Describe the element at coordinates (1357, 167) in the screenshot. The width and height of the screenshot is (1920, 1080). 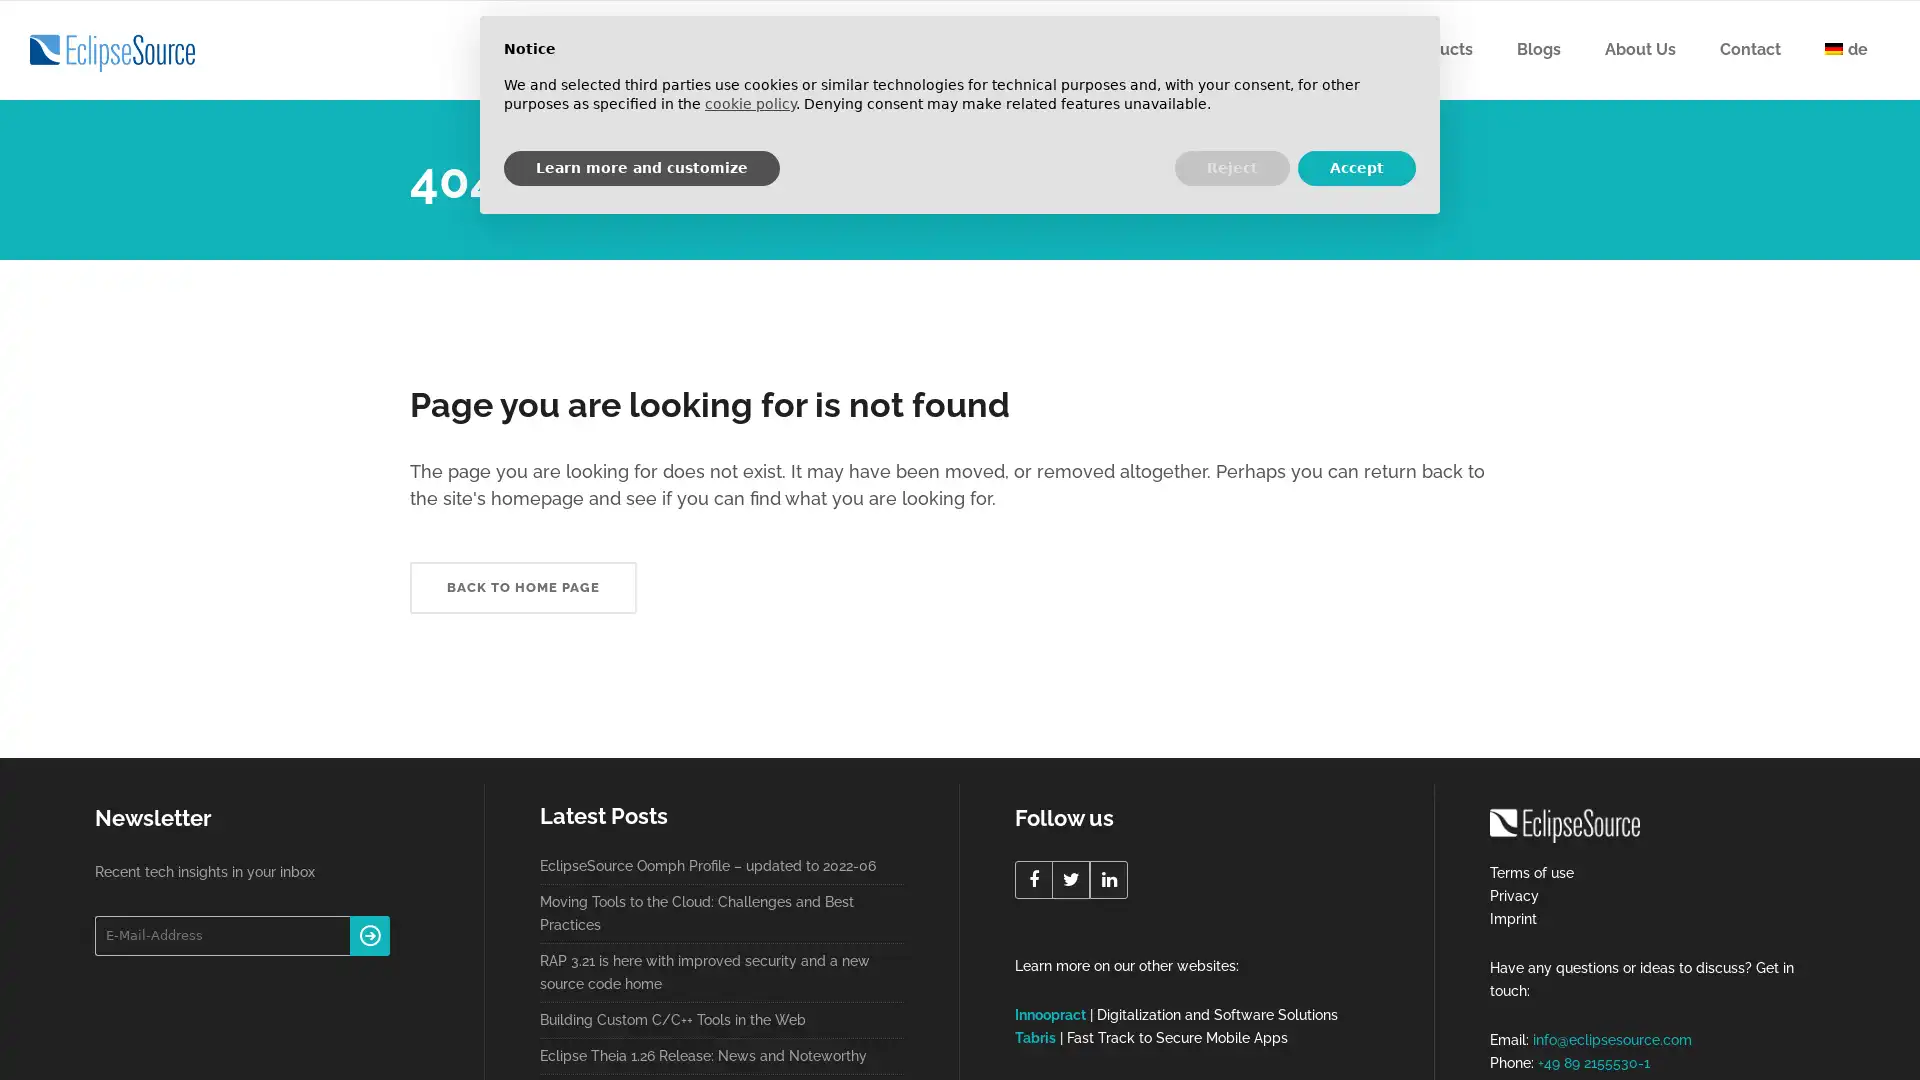
I see `Accept` at that location.